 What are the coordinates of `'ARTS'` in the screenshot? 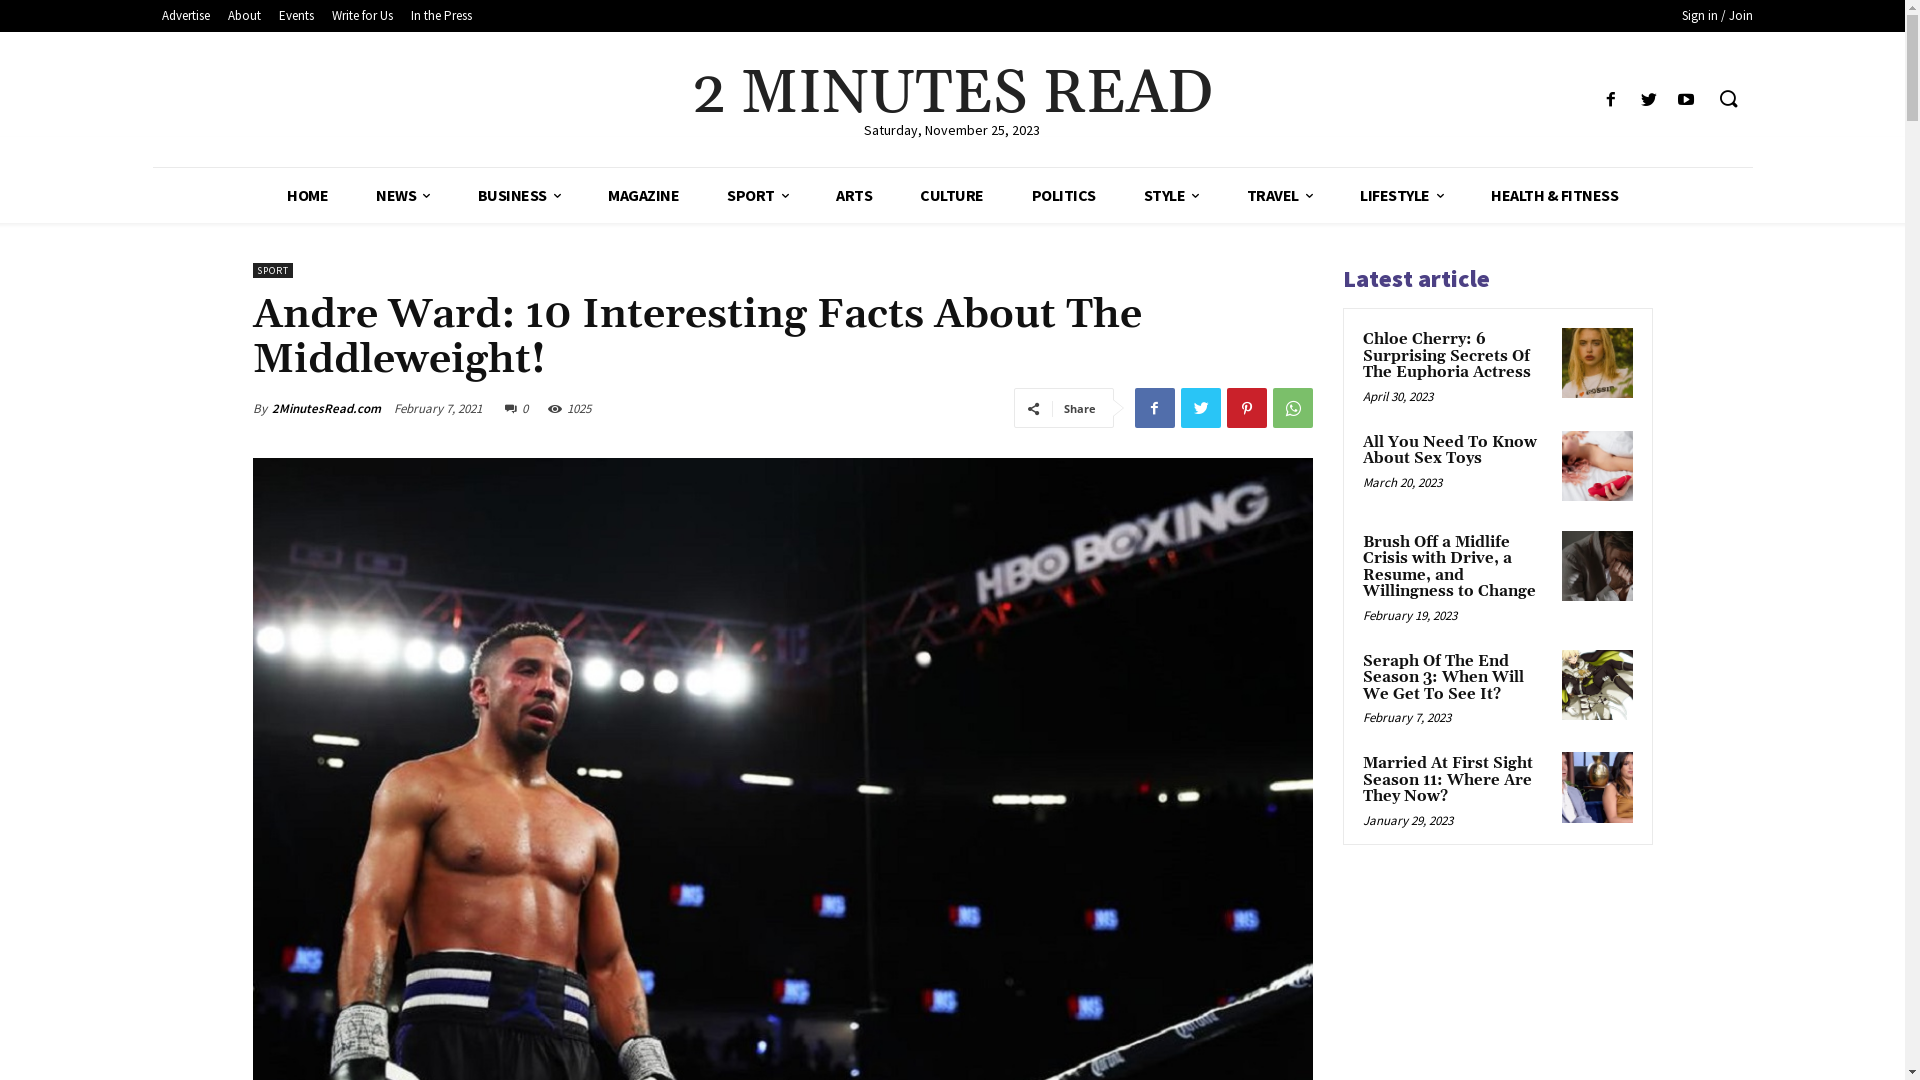 It's located at (854, 195).